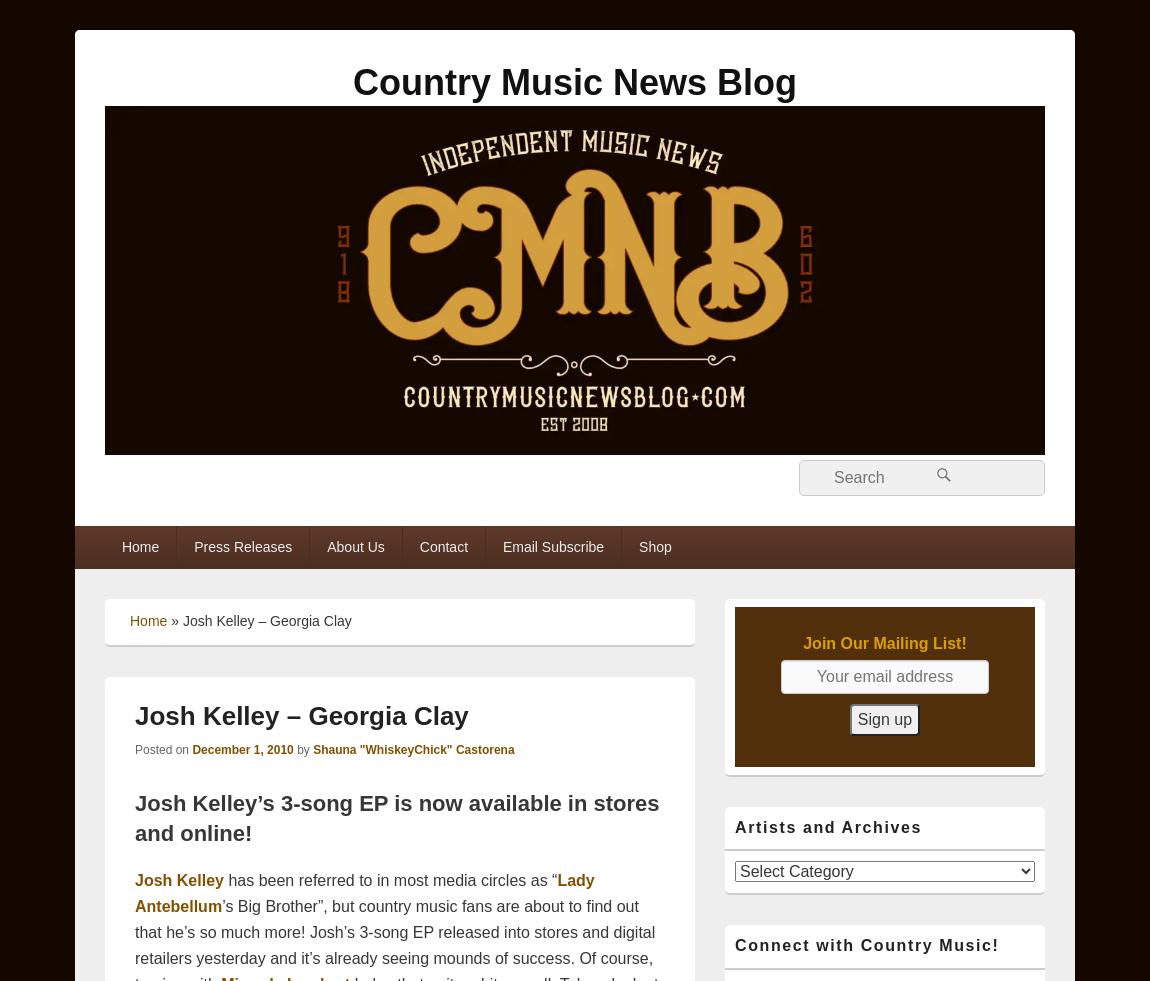 This screenshot has height=981, width=1150. I want to click on 'by', so click(304, 748).